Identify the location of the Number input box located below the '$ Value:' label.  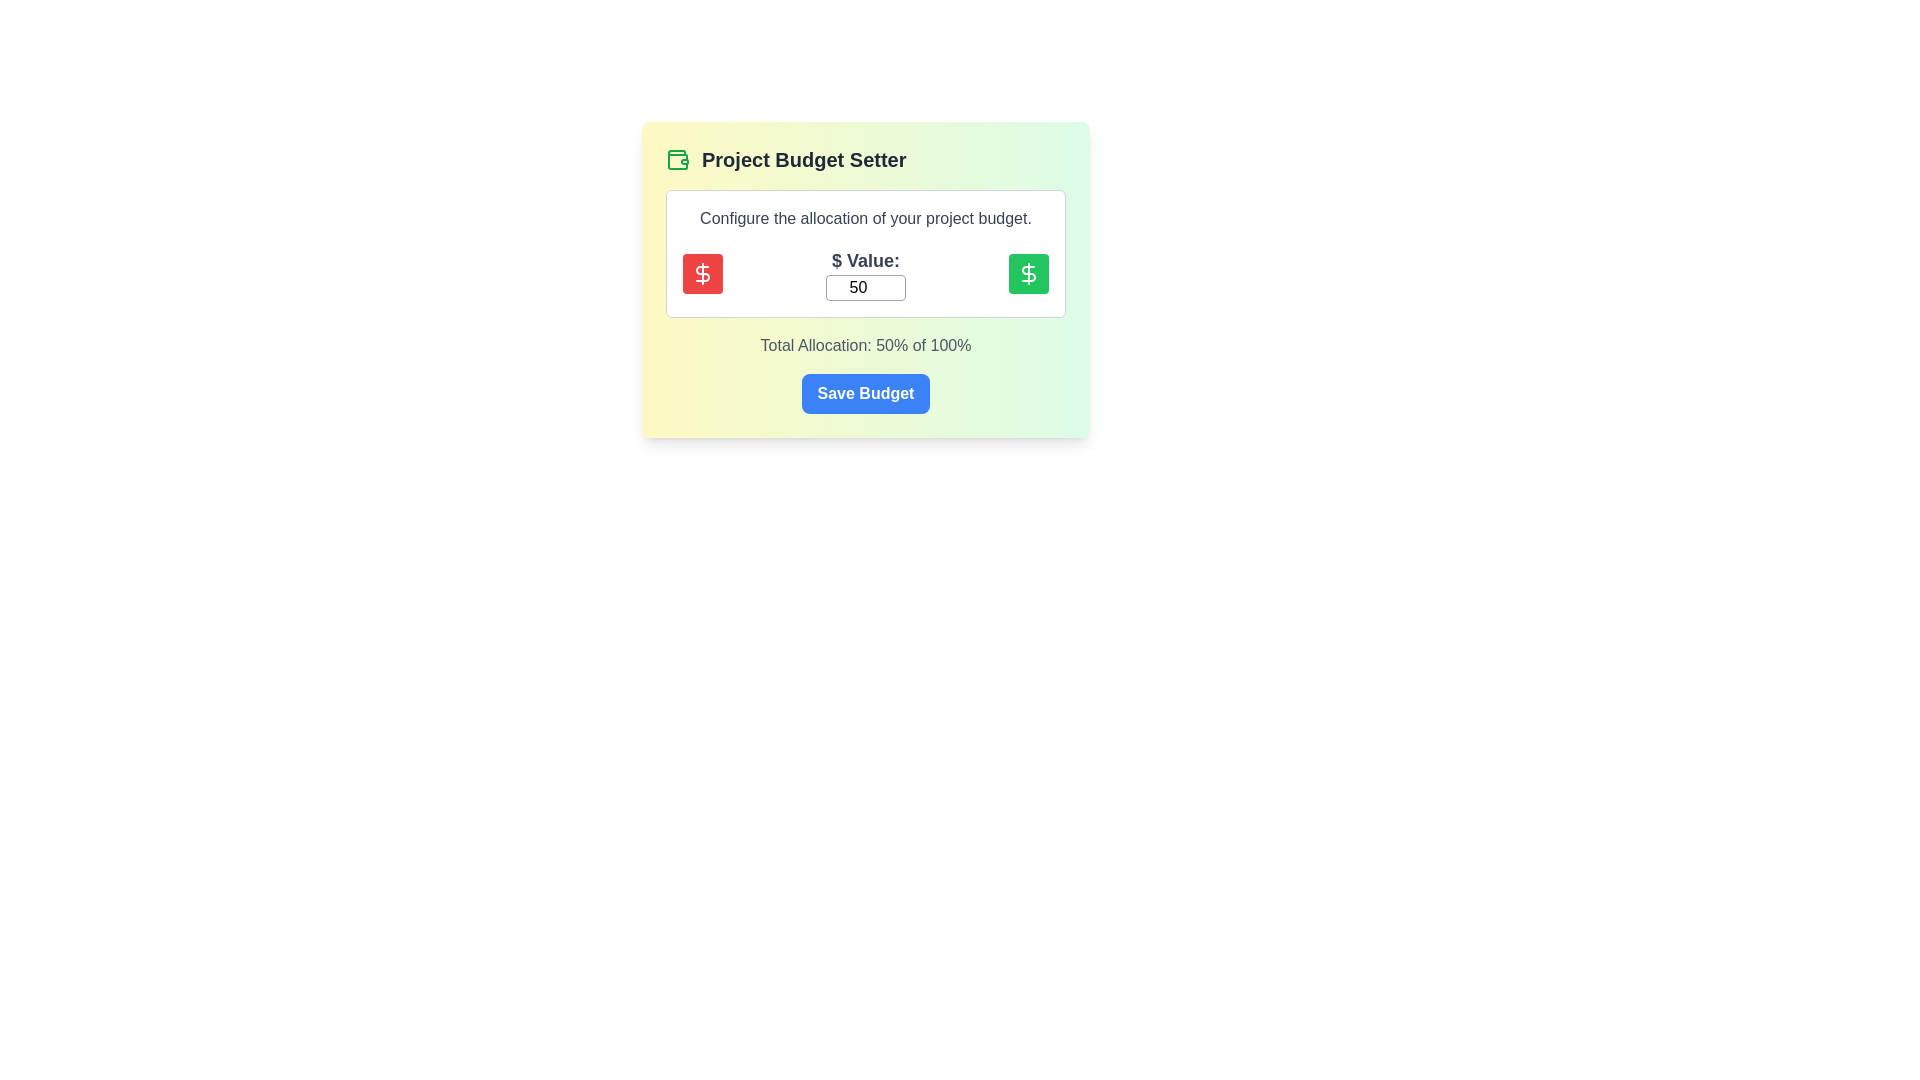
(865, 288).